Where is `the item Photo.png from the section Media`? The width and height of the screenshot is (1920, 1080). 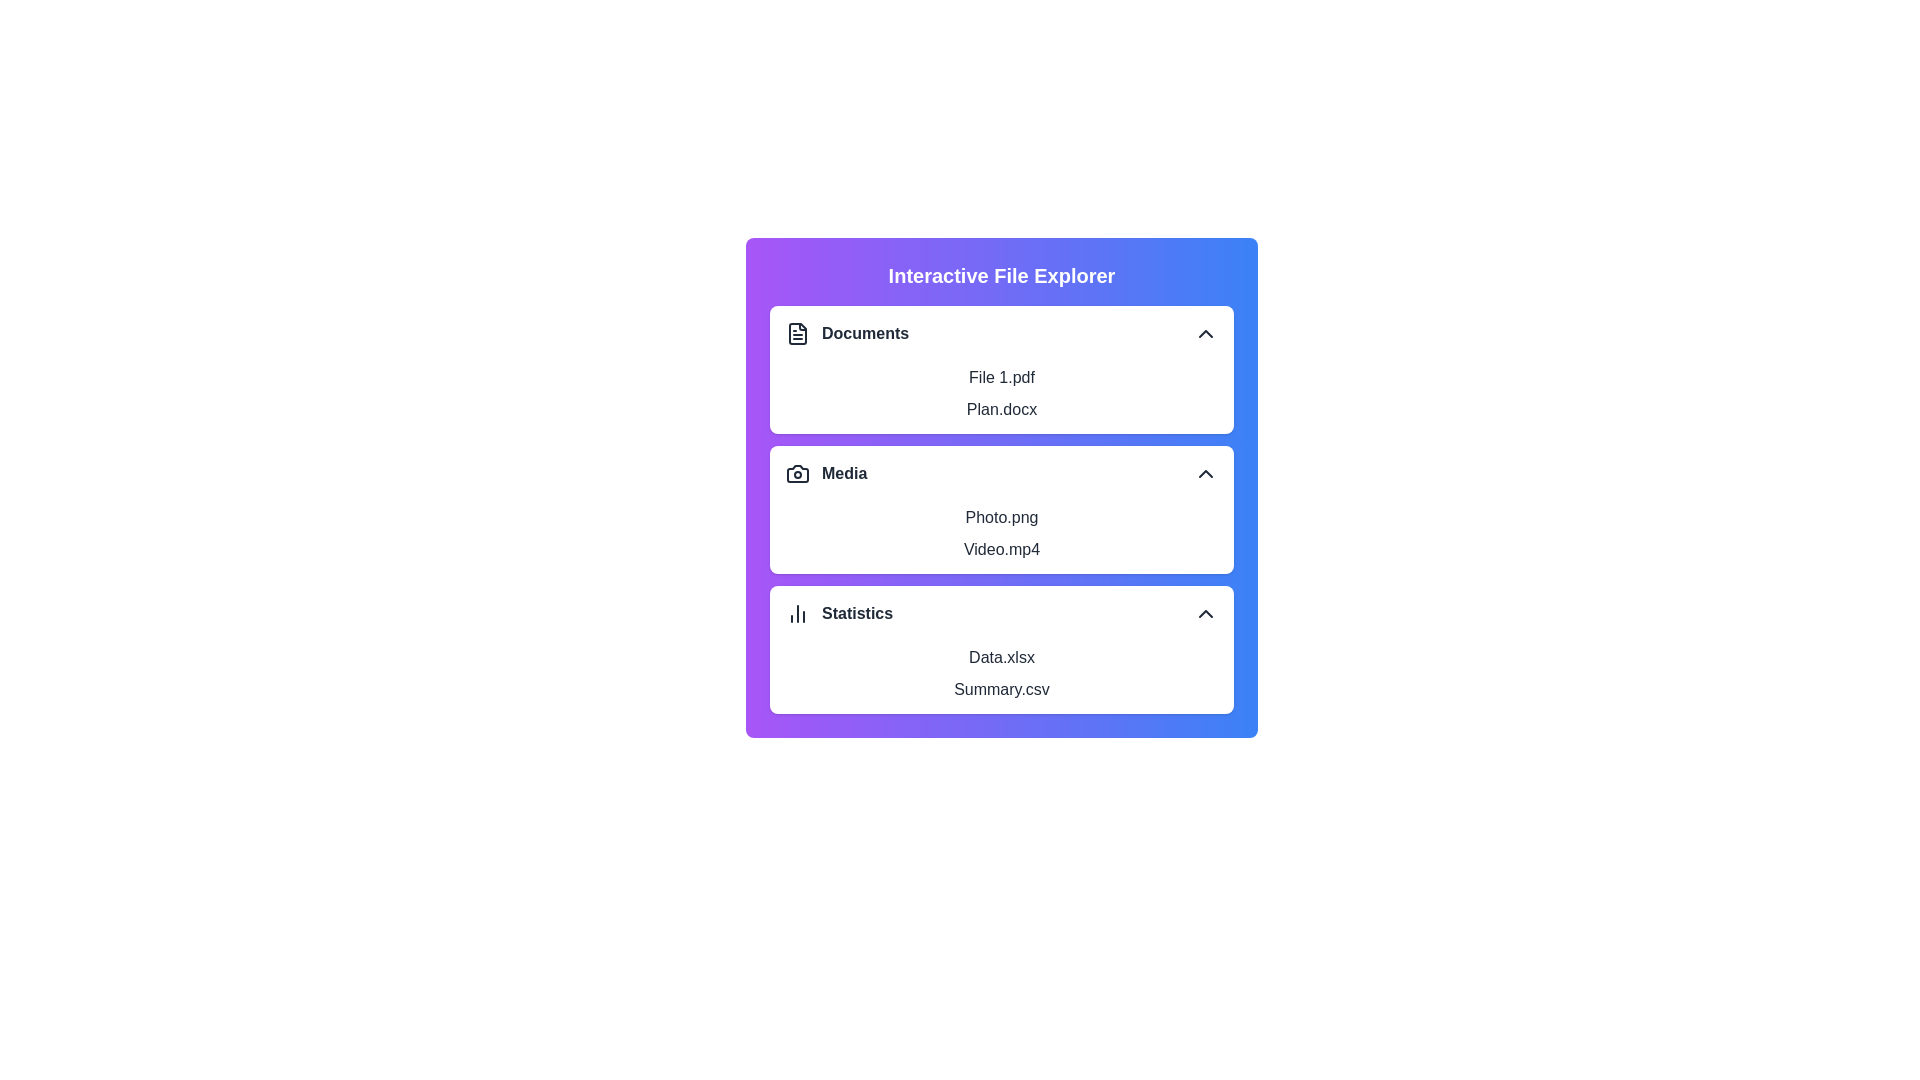
the item Photo.png from the section Media is located at coordinates (1002, 516).